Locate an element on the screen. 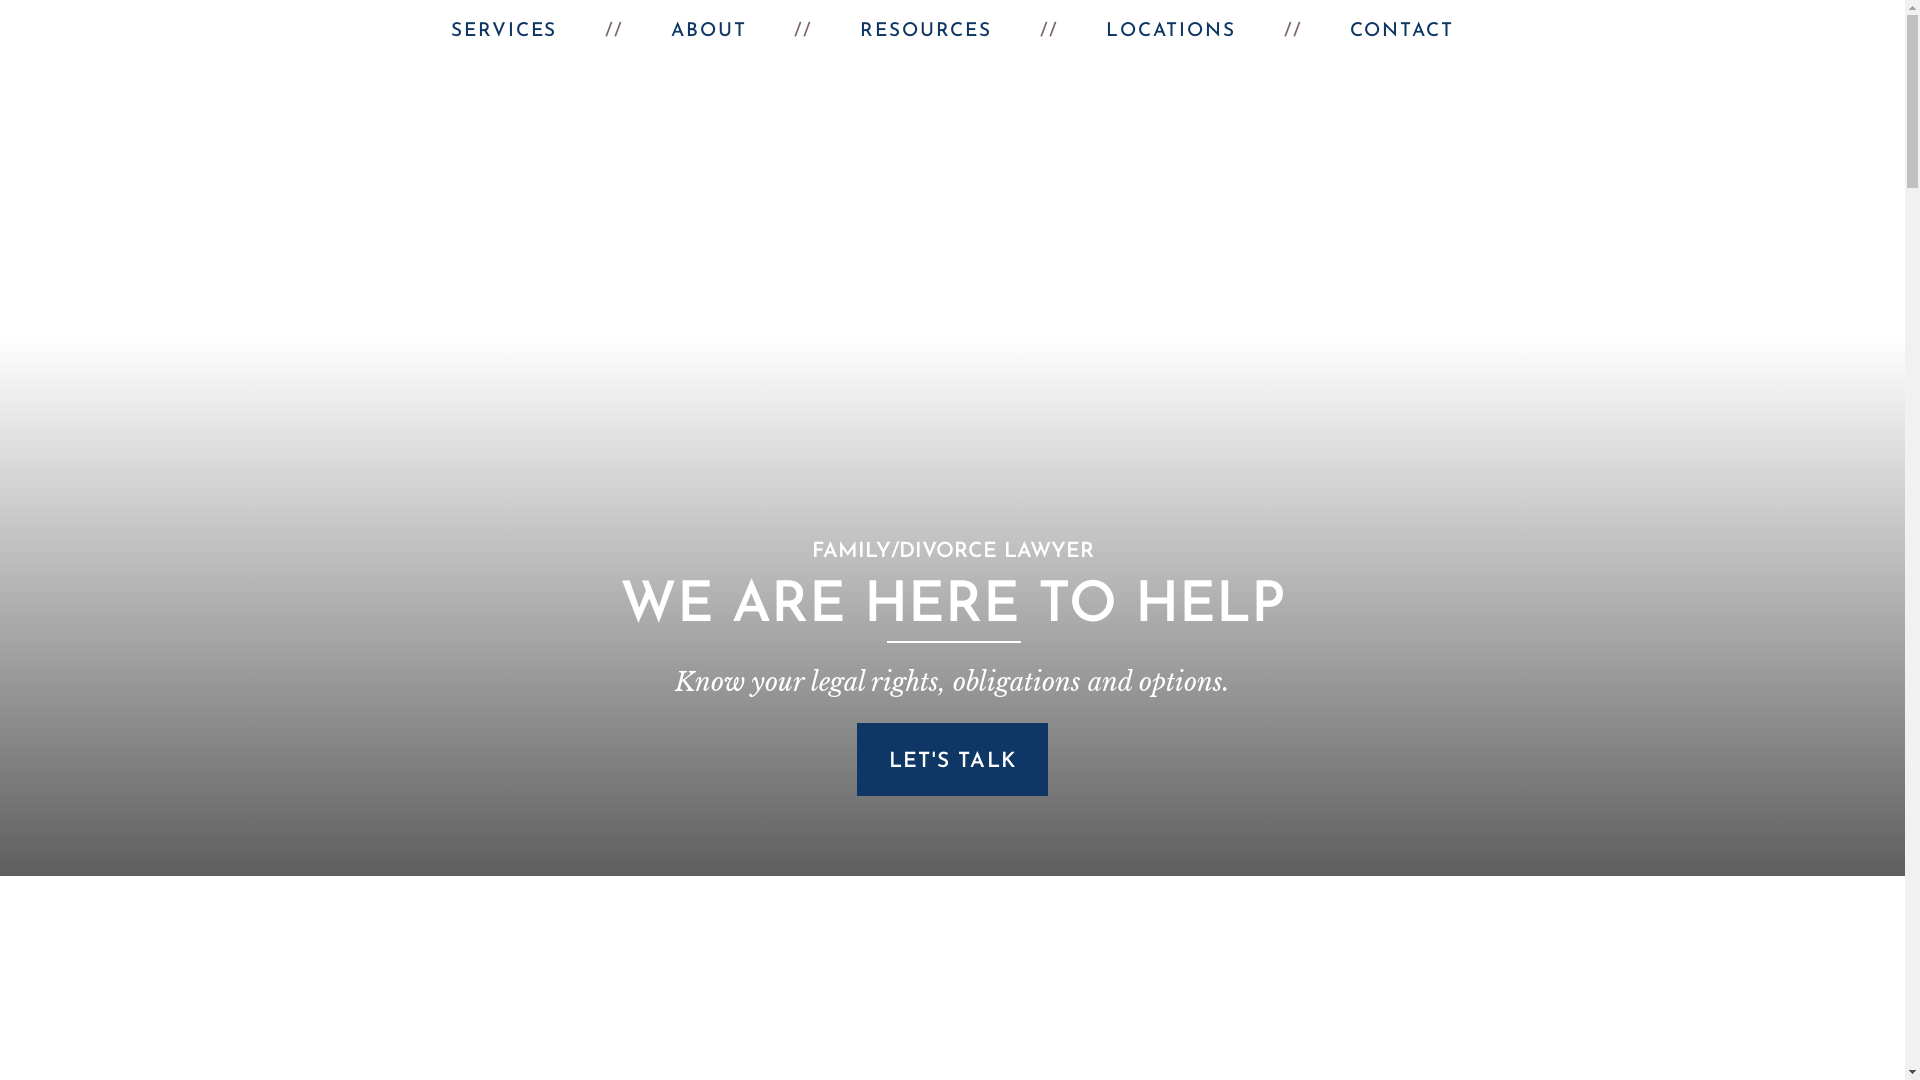 This screenshot has width=1920, height=1080. 'ABOUT' is located at coordinates (708, 31).